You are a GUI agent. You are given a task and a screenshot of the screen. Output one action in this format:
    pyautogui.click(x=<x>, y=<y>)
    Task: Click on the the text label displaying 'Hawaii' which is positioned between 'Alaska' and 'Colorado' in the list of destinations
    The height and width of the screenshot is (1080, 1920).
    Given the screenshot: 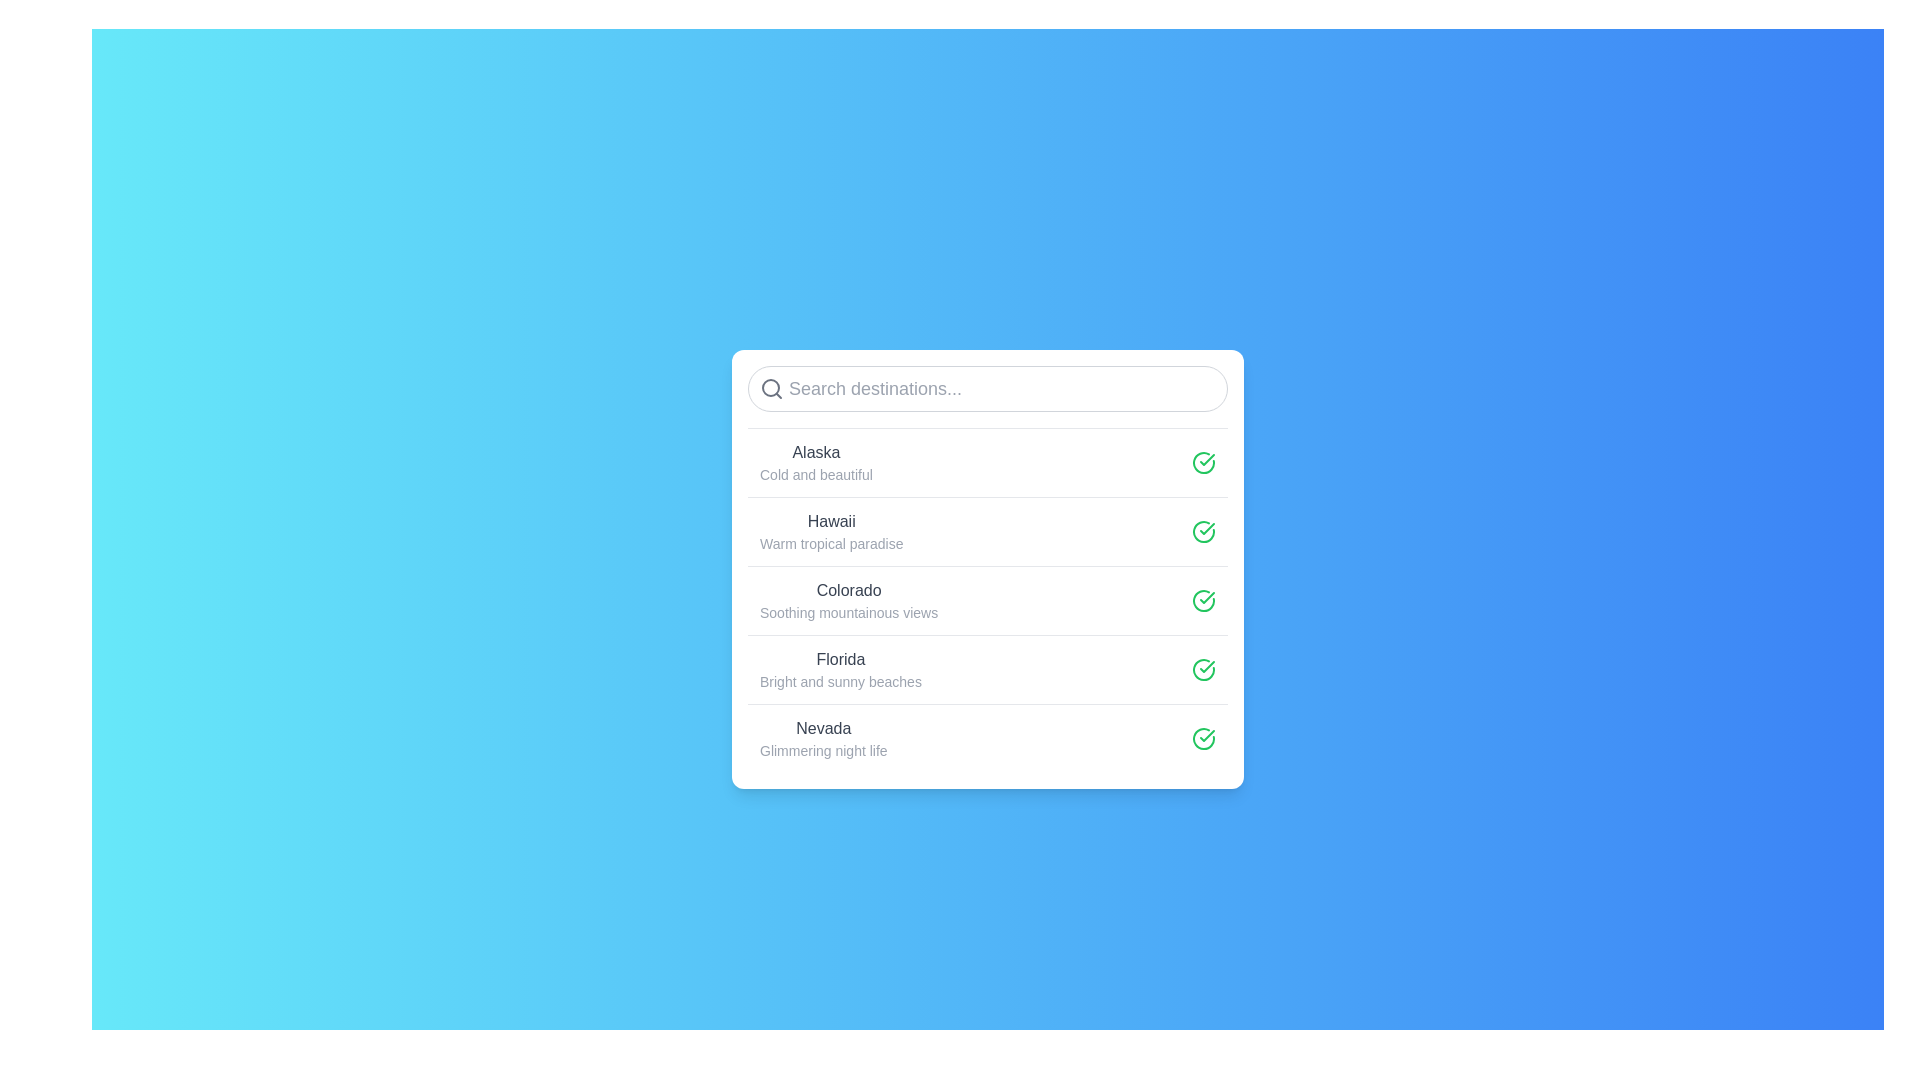 What is the action you would take?
    pyautogui.click(x=831, y=520)
    